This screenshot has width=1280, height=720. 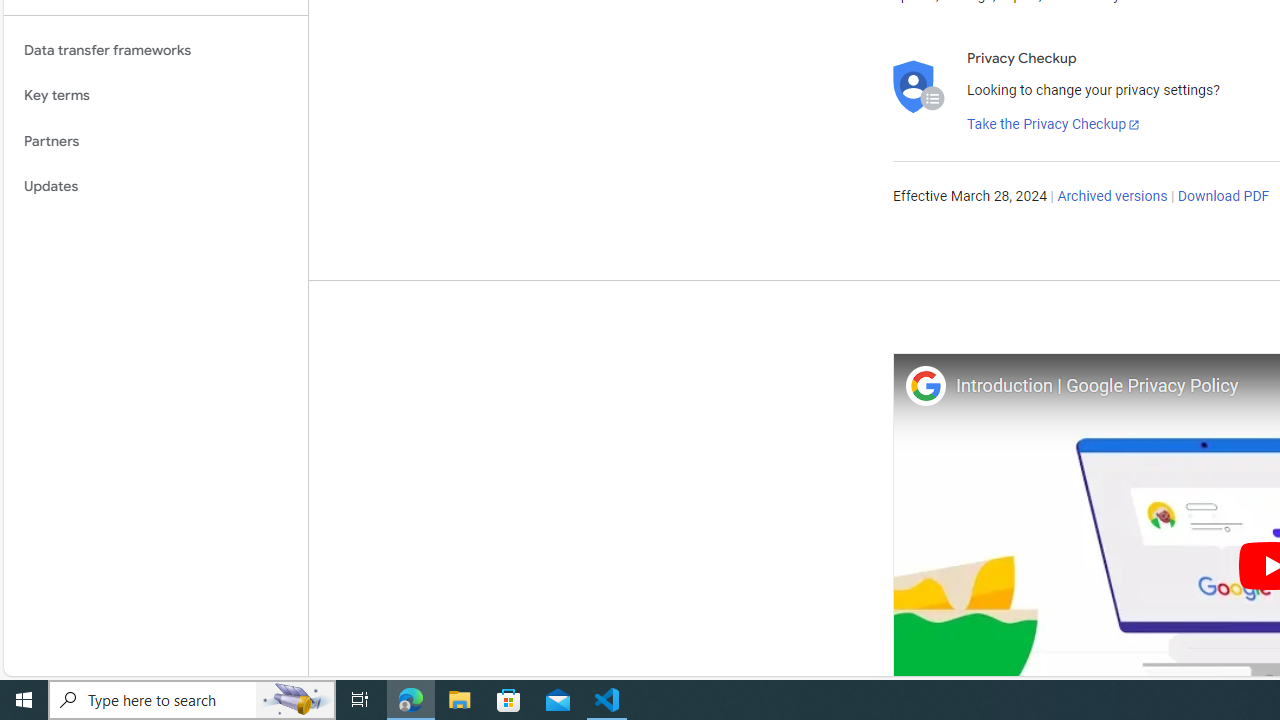 What do you see at coordinates (155, 187) in the screenshot?
I see `'Updates'` at bounding box center [155, 187].